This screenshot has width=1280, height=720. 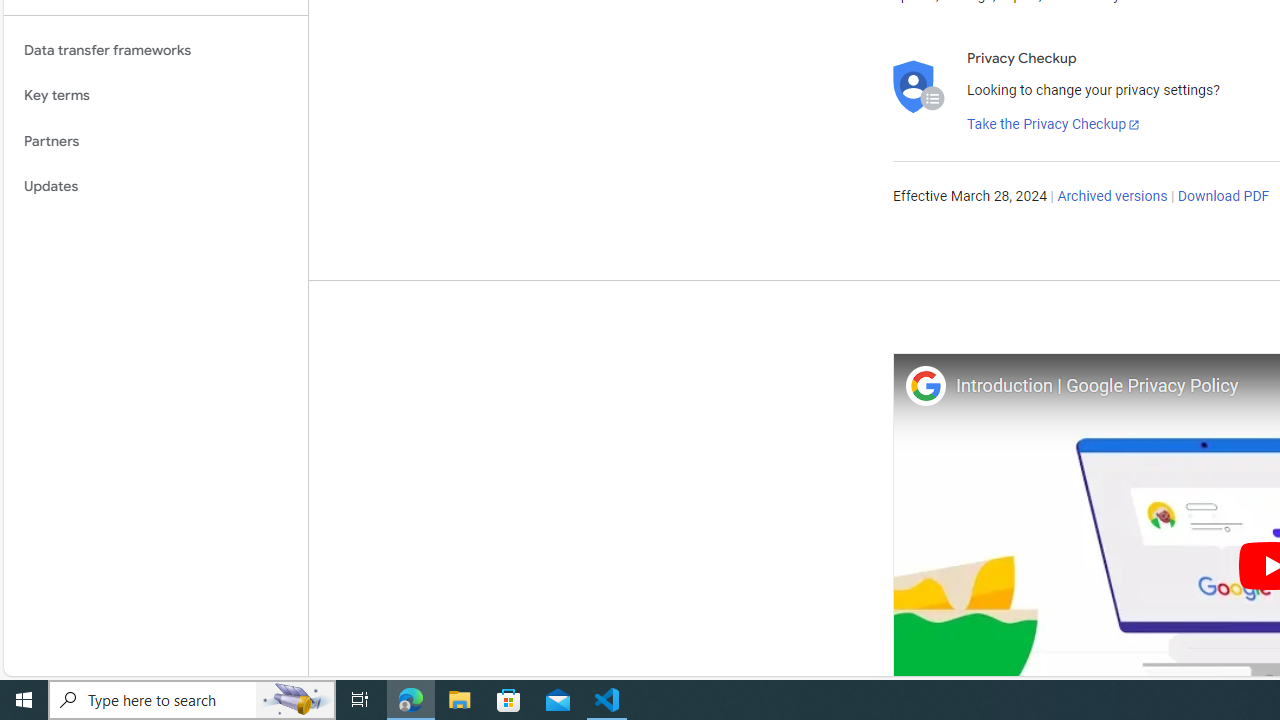 What do you see at coordinates (155, 187) in the screenshot?
I see `'Updates'` at bounding box center [155, 187].